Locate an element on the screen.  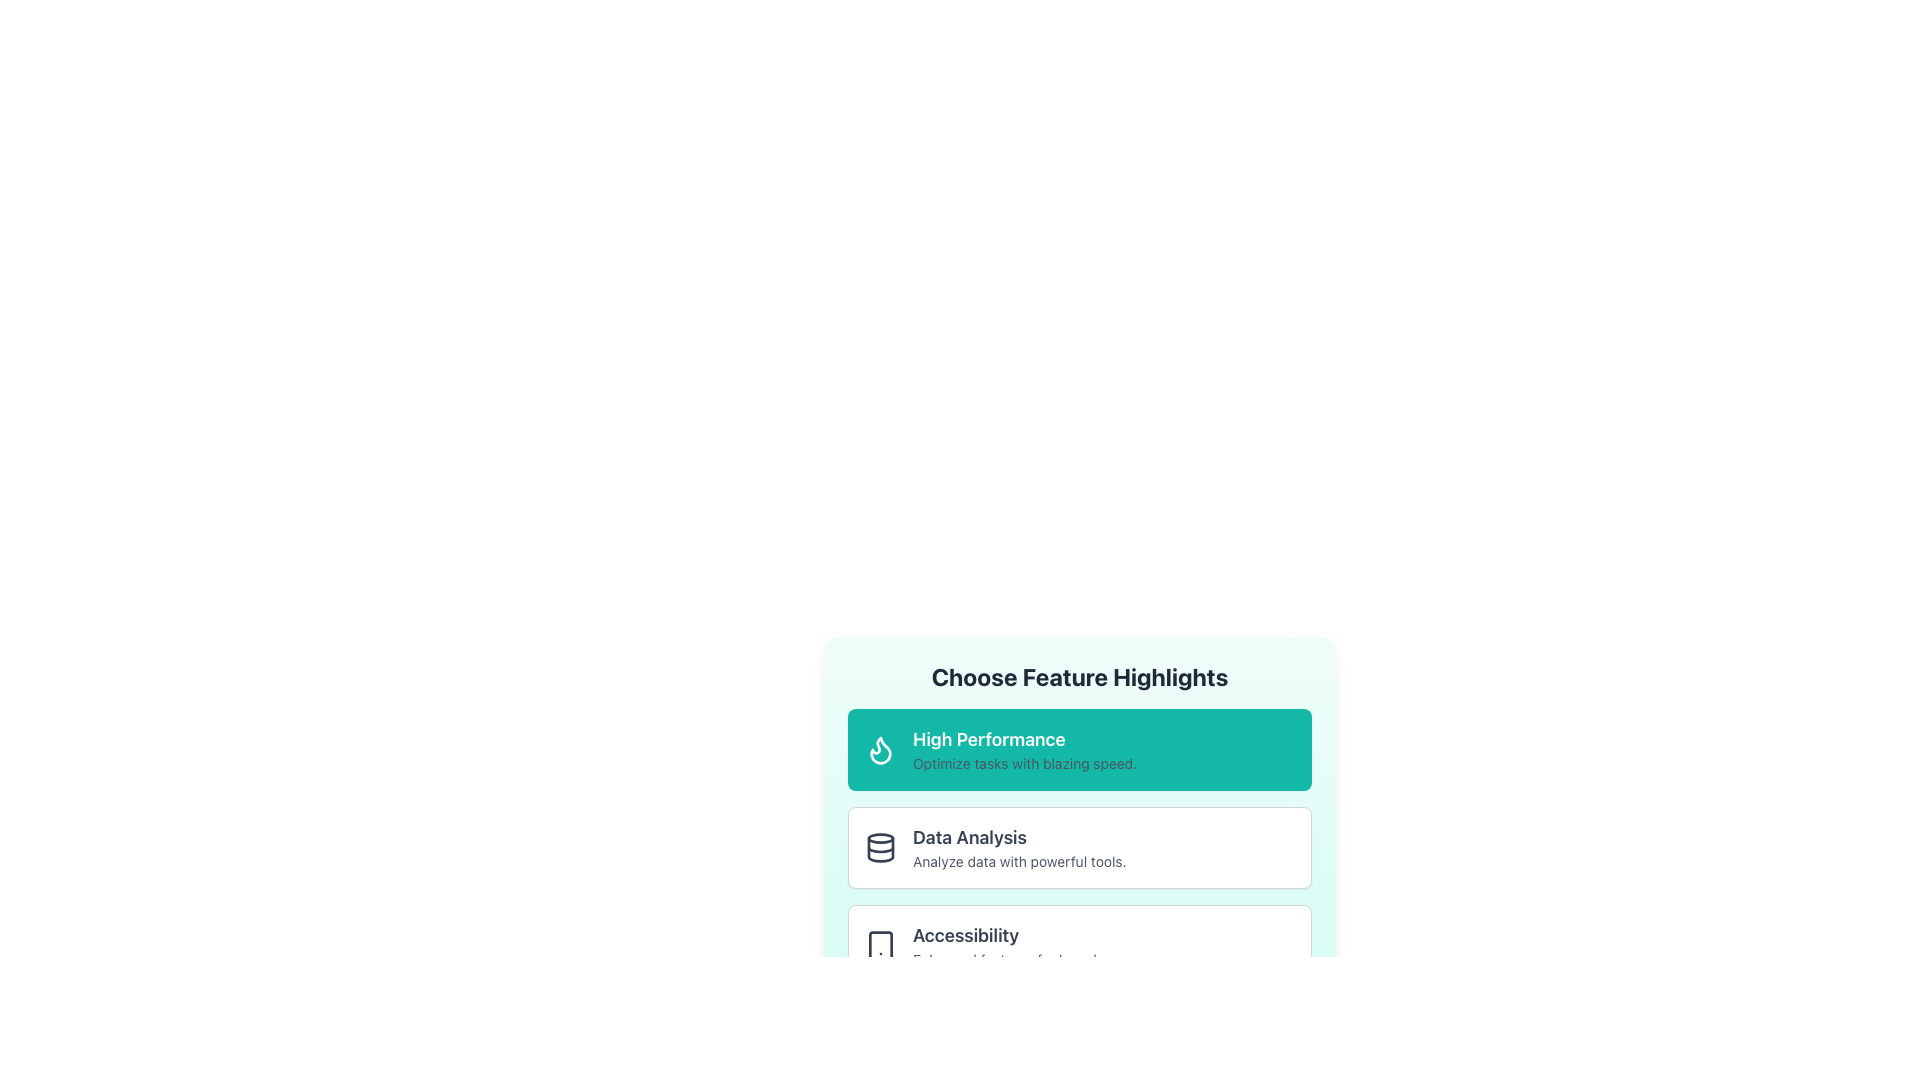
the text element describing the 'Accessibility' feature within the third card of the 'Choose Feature Highlights' section, positioned below 'Data Analysis' is located at coordinates (1037, 945).